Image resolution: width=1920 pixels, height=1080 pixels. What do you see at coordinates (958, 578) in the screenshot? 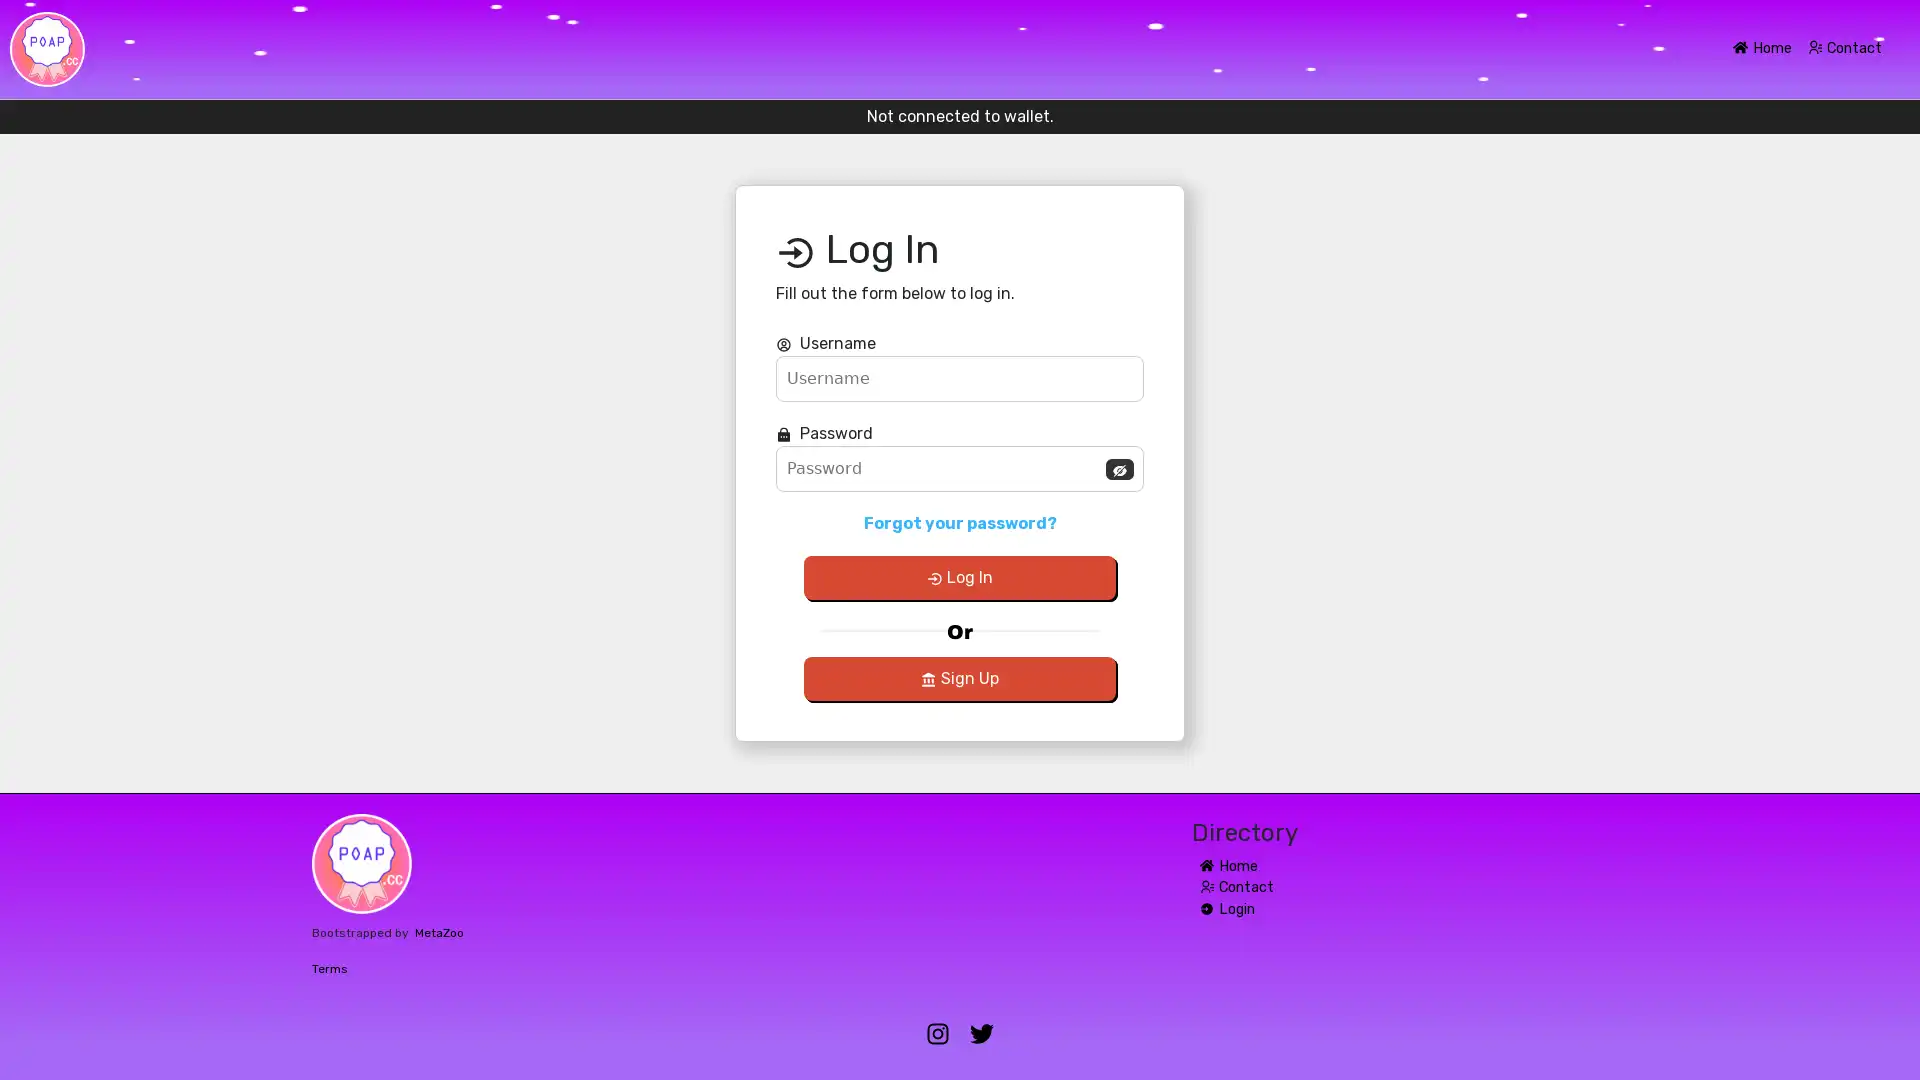
I see `Log In` at bounding box center [958, 578].